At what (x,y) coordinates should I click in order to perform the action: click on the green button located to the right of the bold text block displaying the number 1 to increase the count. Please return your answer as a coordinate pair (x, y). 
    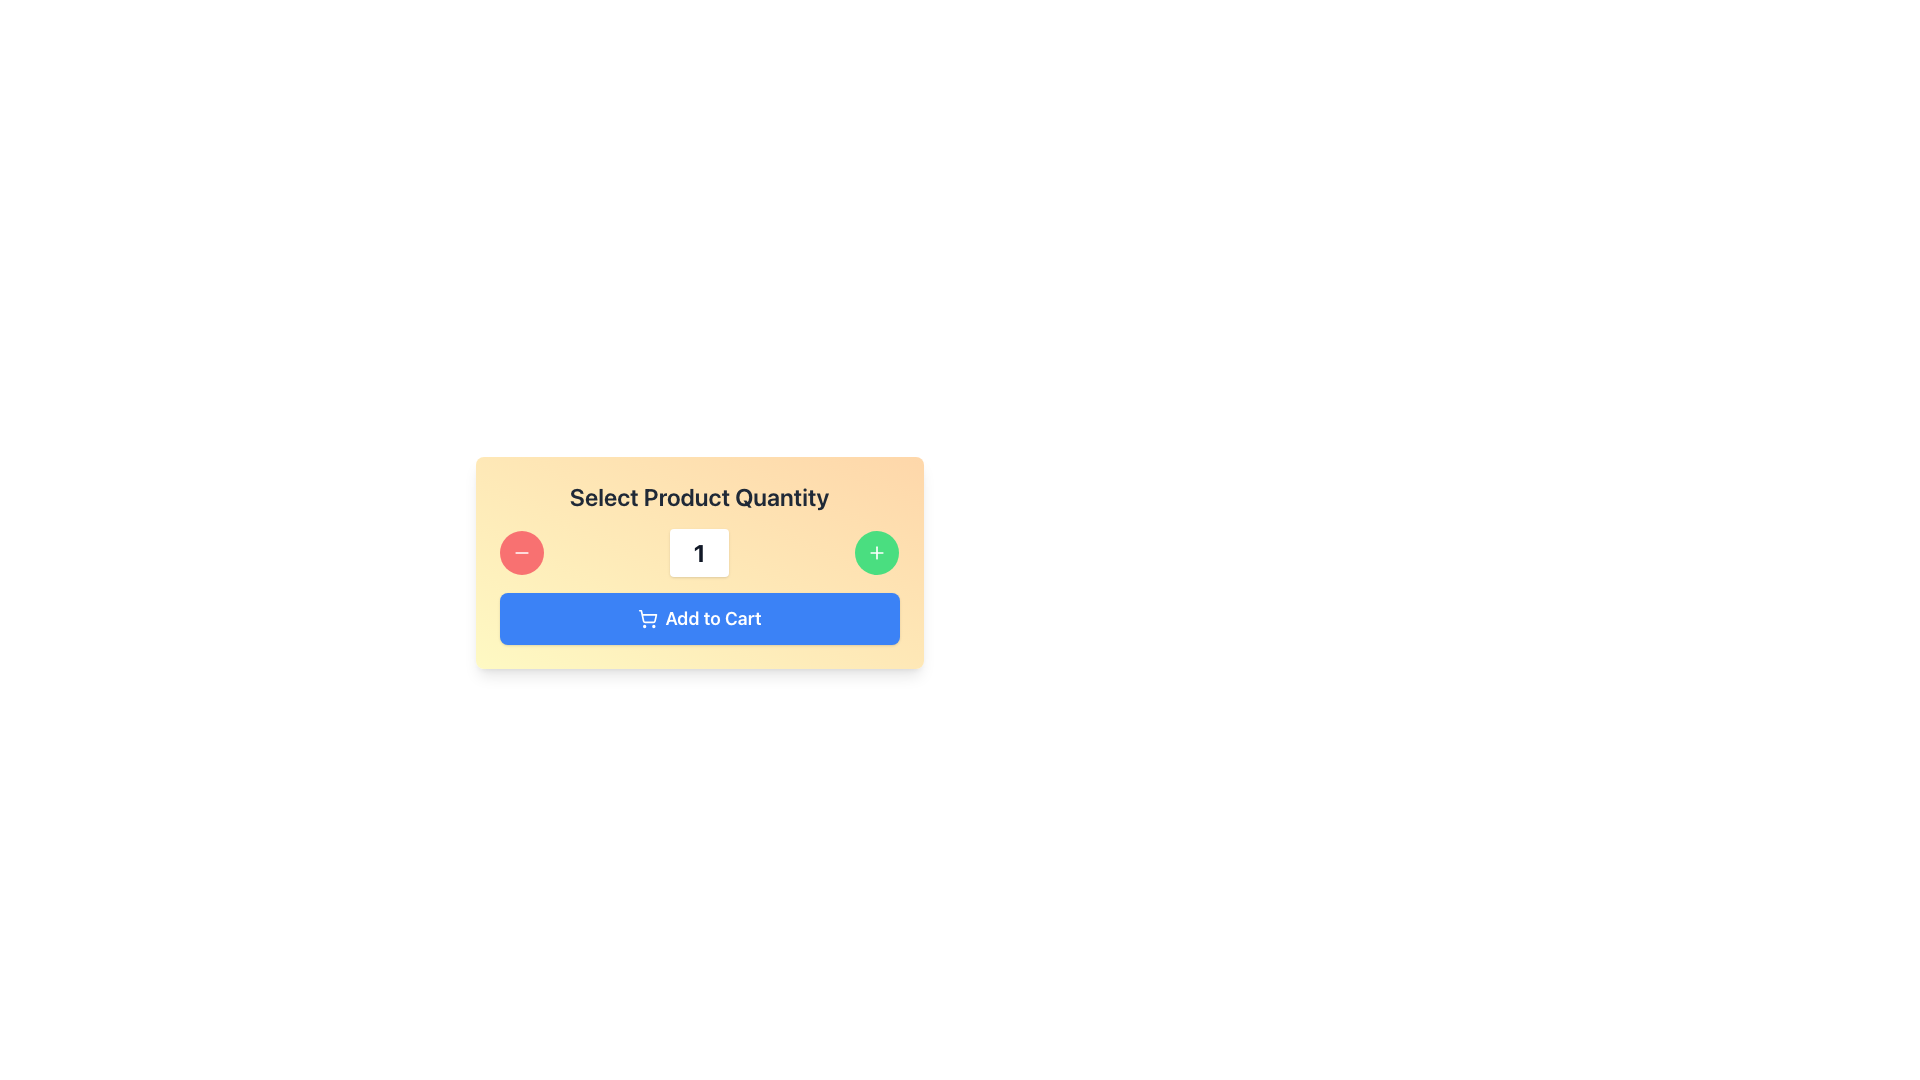
    Looking at the image, I should click on (877, 552).